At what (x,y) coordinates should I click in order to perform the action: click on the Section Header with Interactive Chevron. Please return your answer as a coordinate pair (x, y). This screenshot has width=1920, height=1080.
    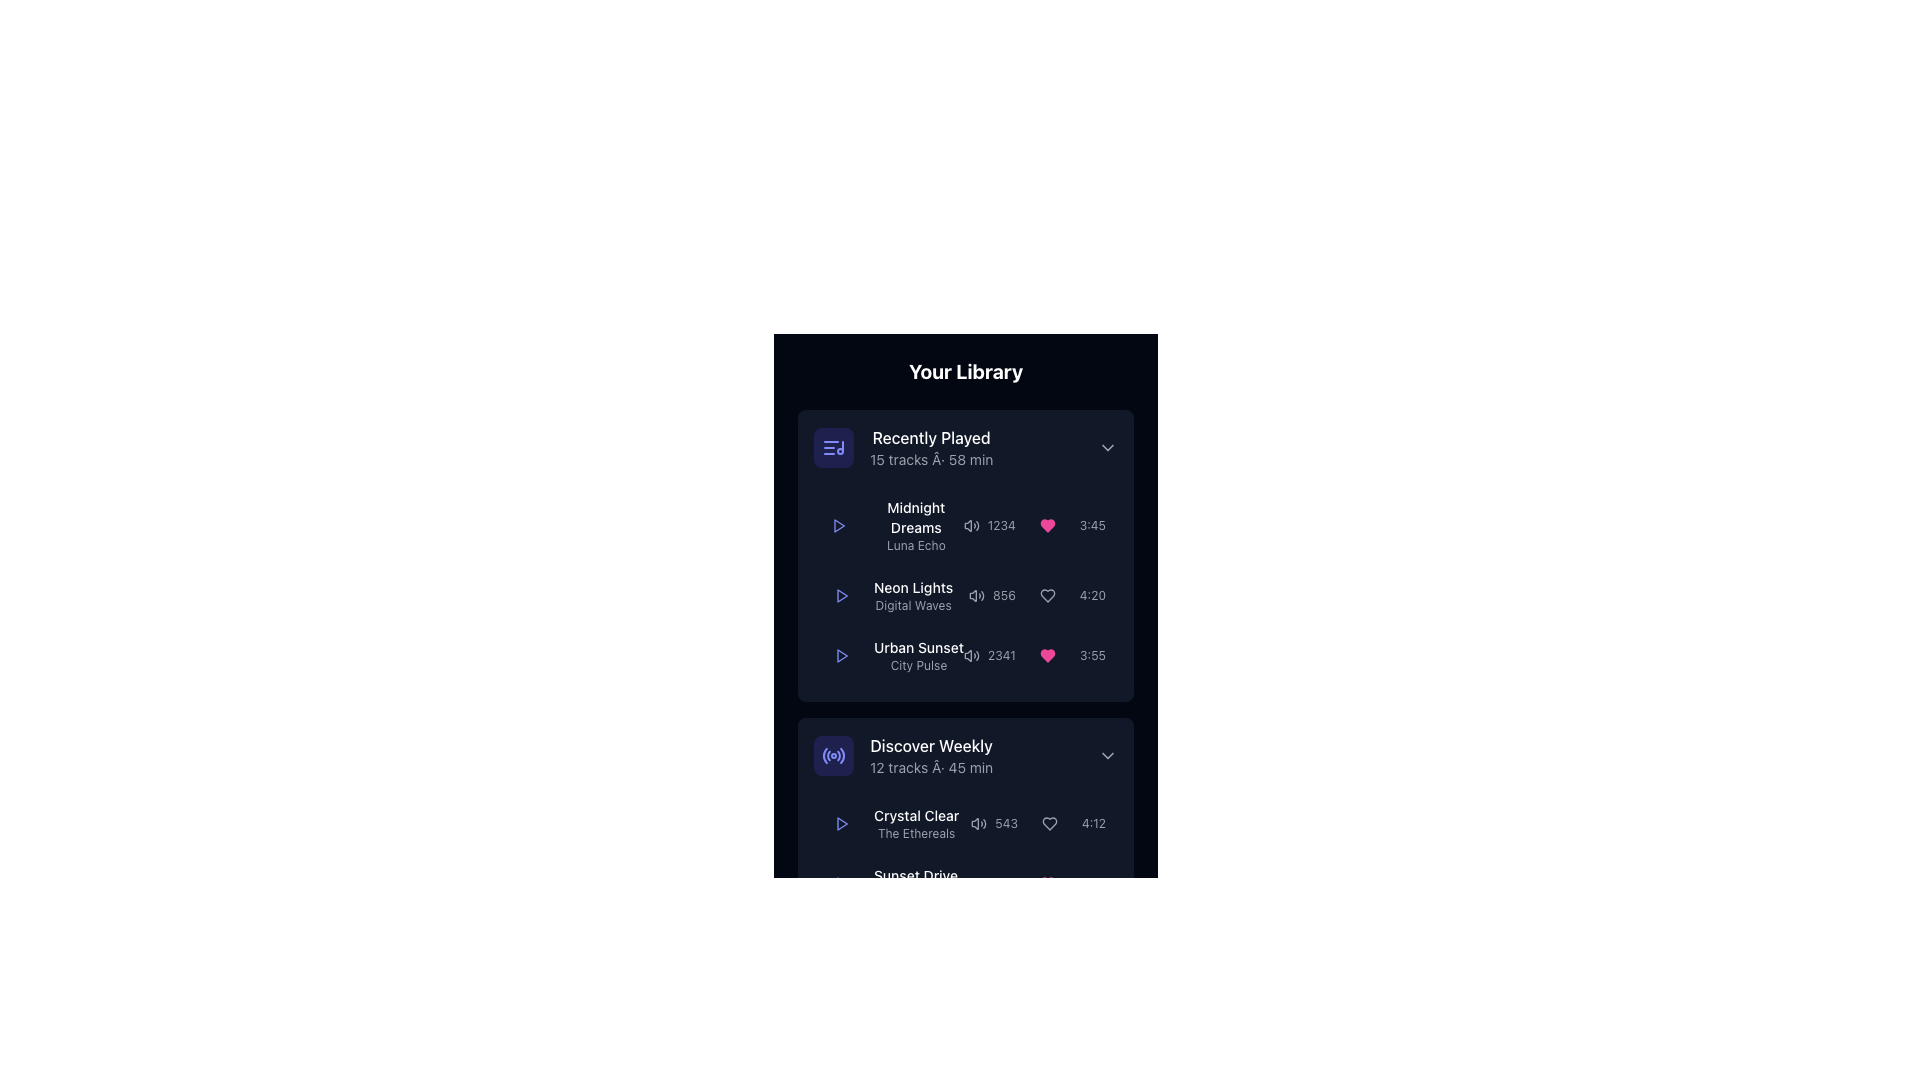
    Looking at the image, I should click on (965, 446).